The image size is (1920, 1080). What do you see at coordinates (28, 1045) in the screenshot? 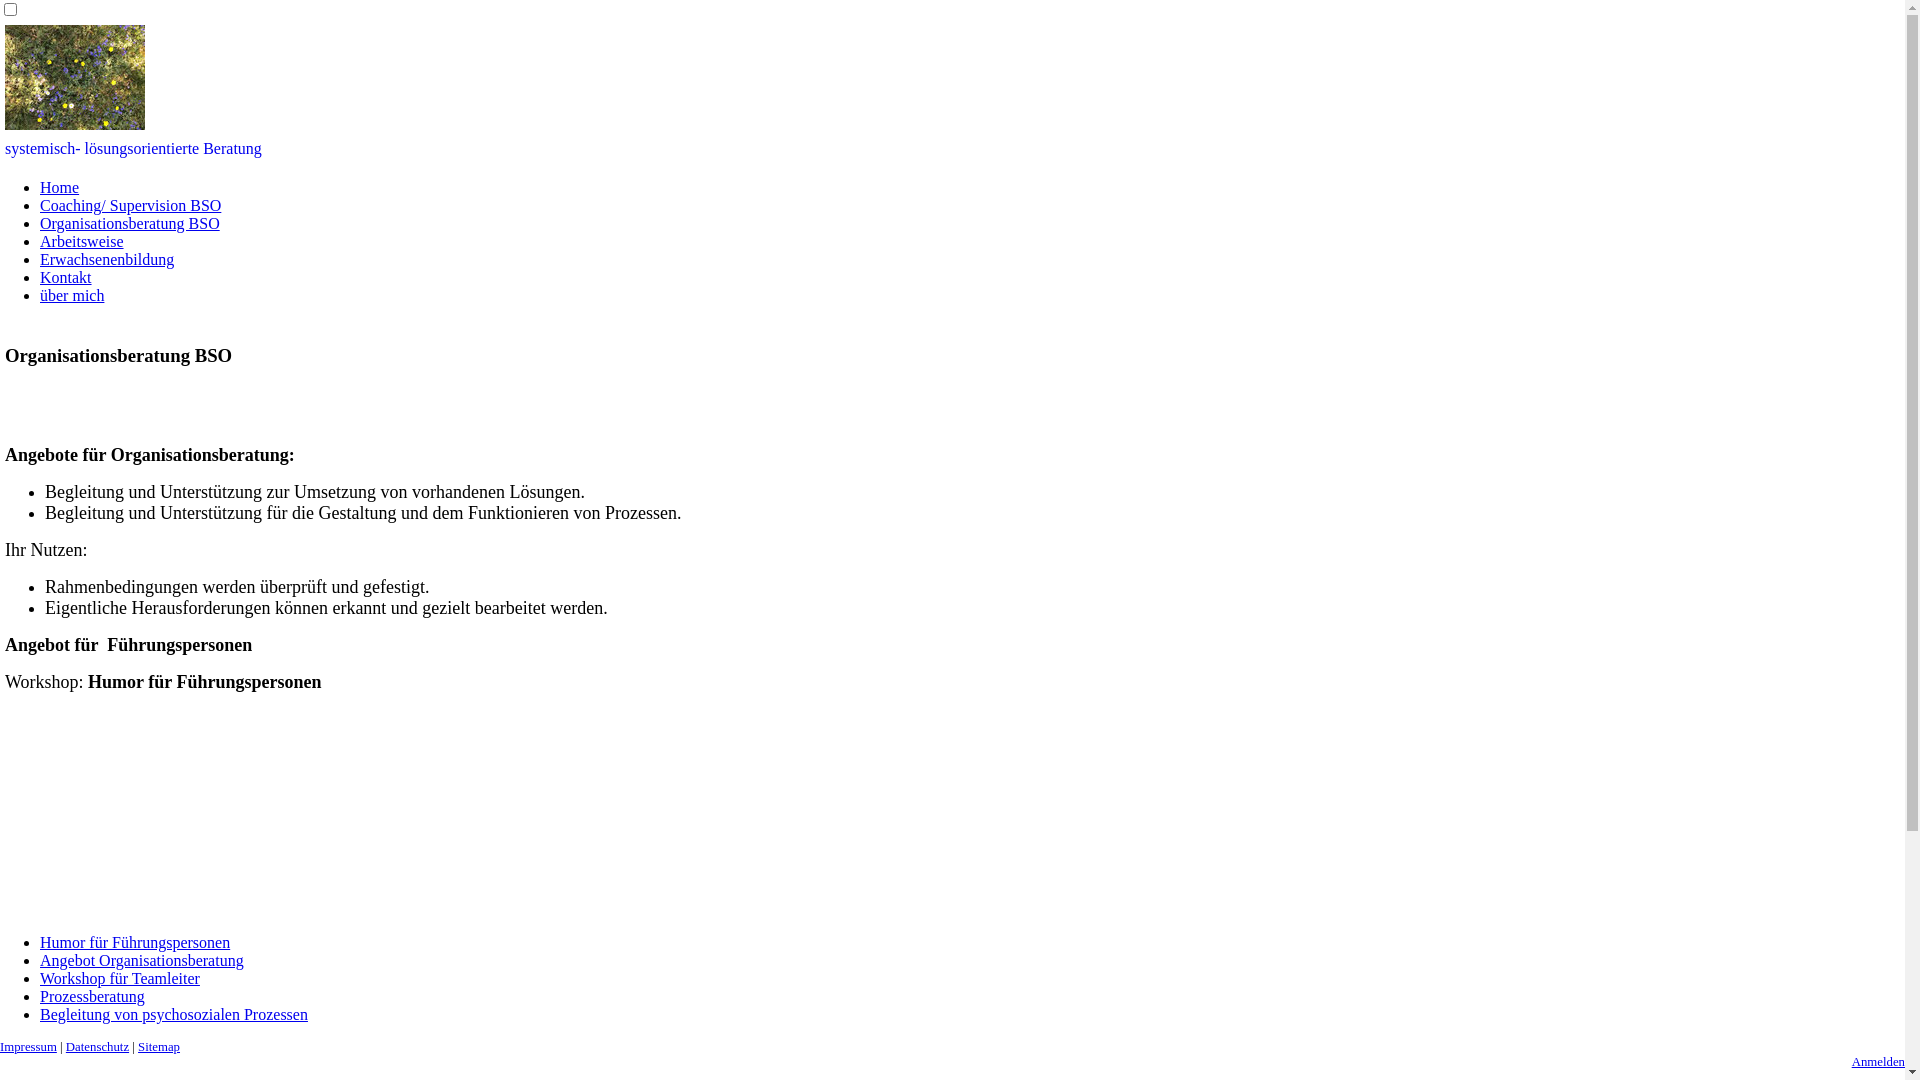
I see `'Impressum'` at bounding box center [28, 1045].